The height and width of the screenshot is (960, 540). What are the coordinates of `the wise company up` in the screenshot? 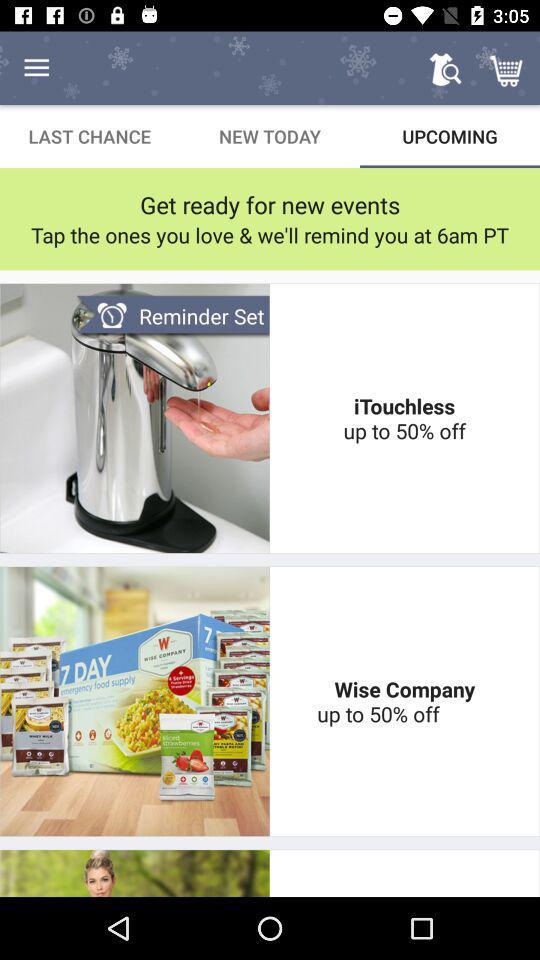 It's located at (404, 701).